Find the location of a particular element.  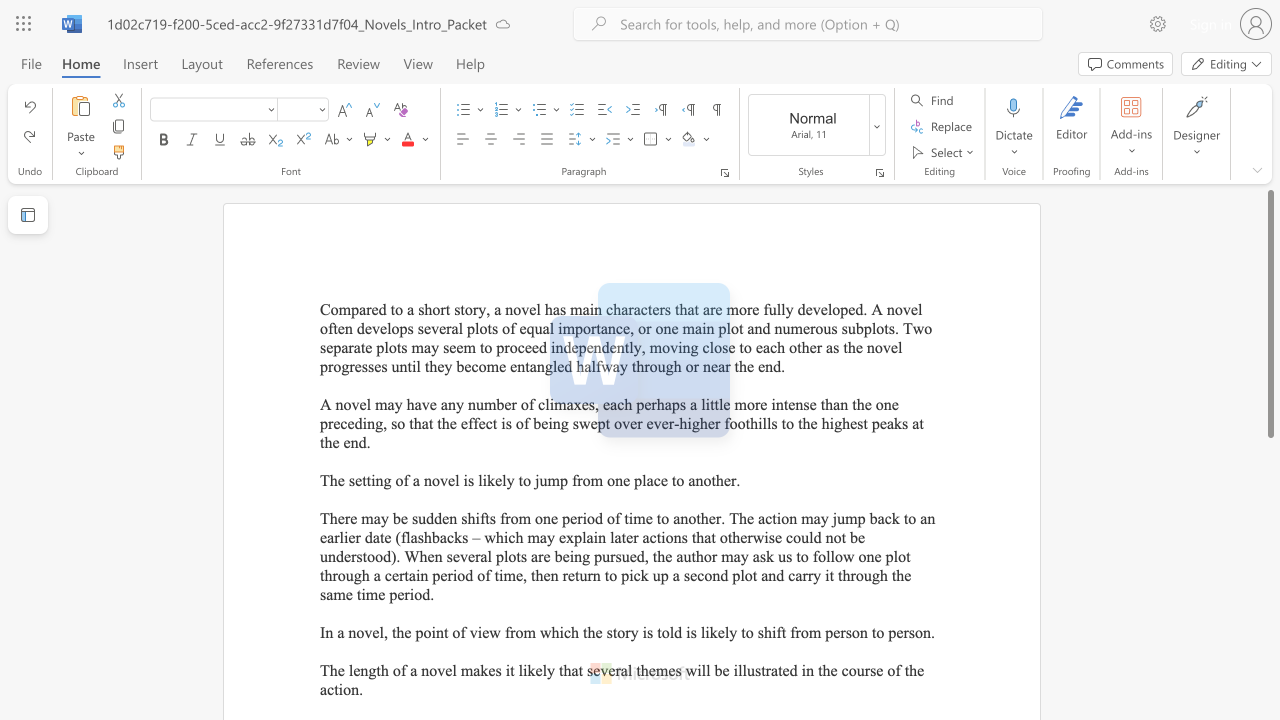

the scrollbar on the right to move the page downward is located at coordinates (1269, 490).